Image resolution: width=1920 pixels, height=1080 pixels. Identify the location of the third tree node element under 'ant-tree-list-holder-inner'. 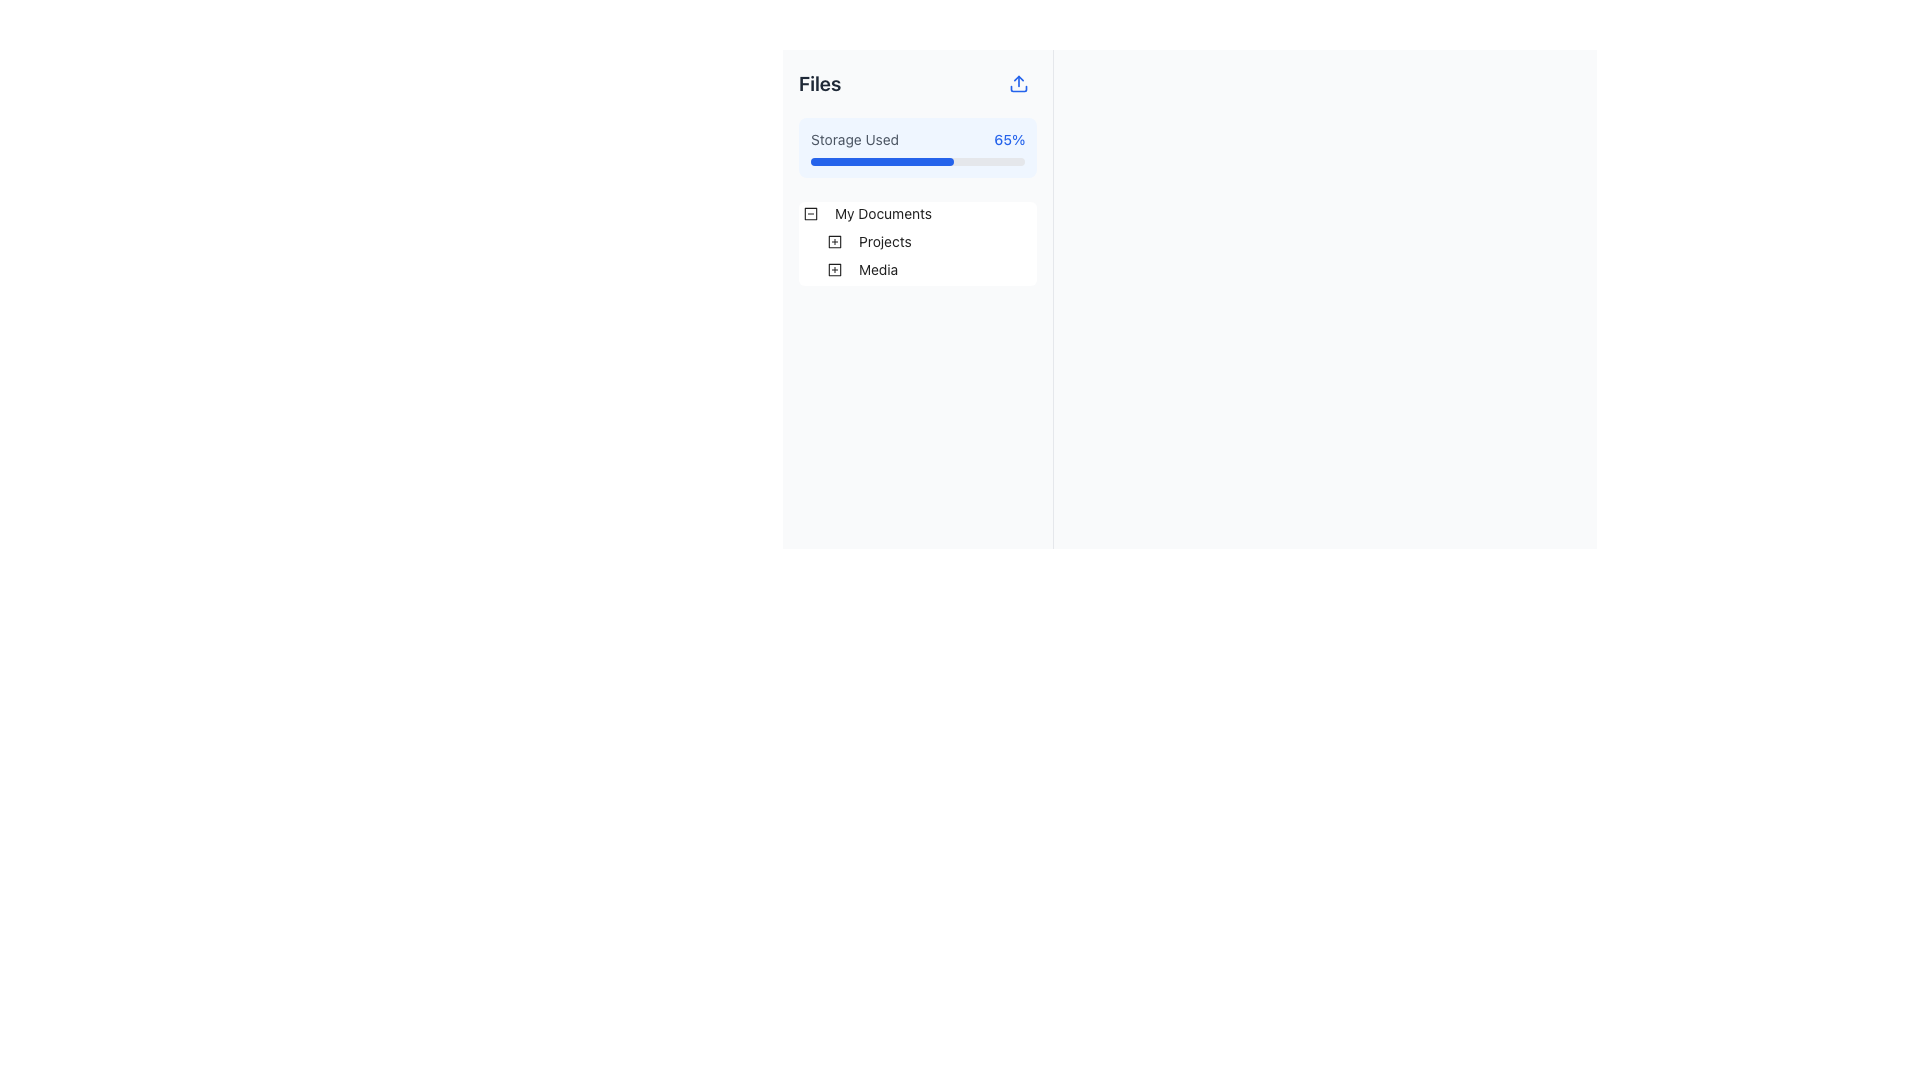
(852, 270).